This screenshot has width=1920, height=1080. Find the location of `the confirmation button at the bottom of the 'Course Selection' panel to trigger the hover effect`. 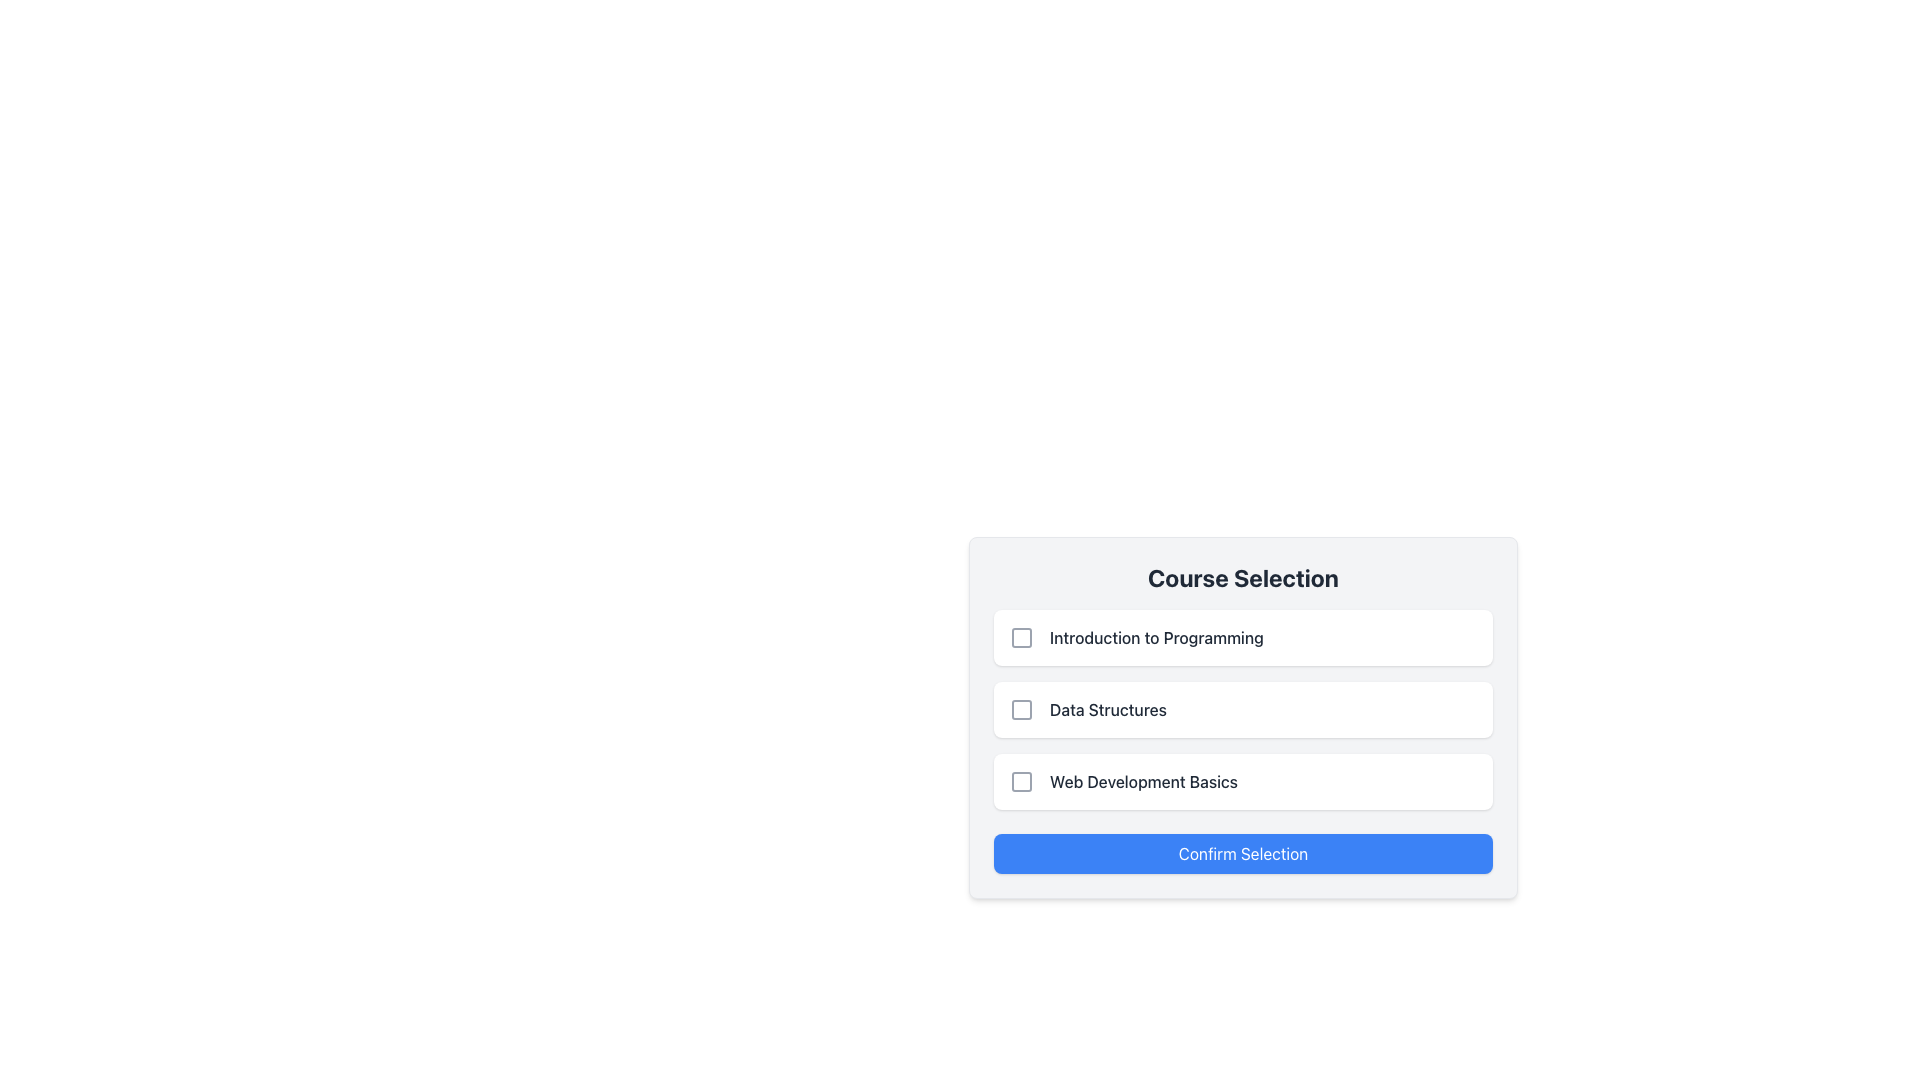

the confirmation button at the bottom of the 'Course Selection' panel to trigger the hover effect is located at coordinates (1242, 853).